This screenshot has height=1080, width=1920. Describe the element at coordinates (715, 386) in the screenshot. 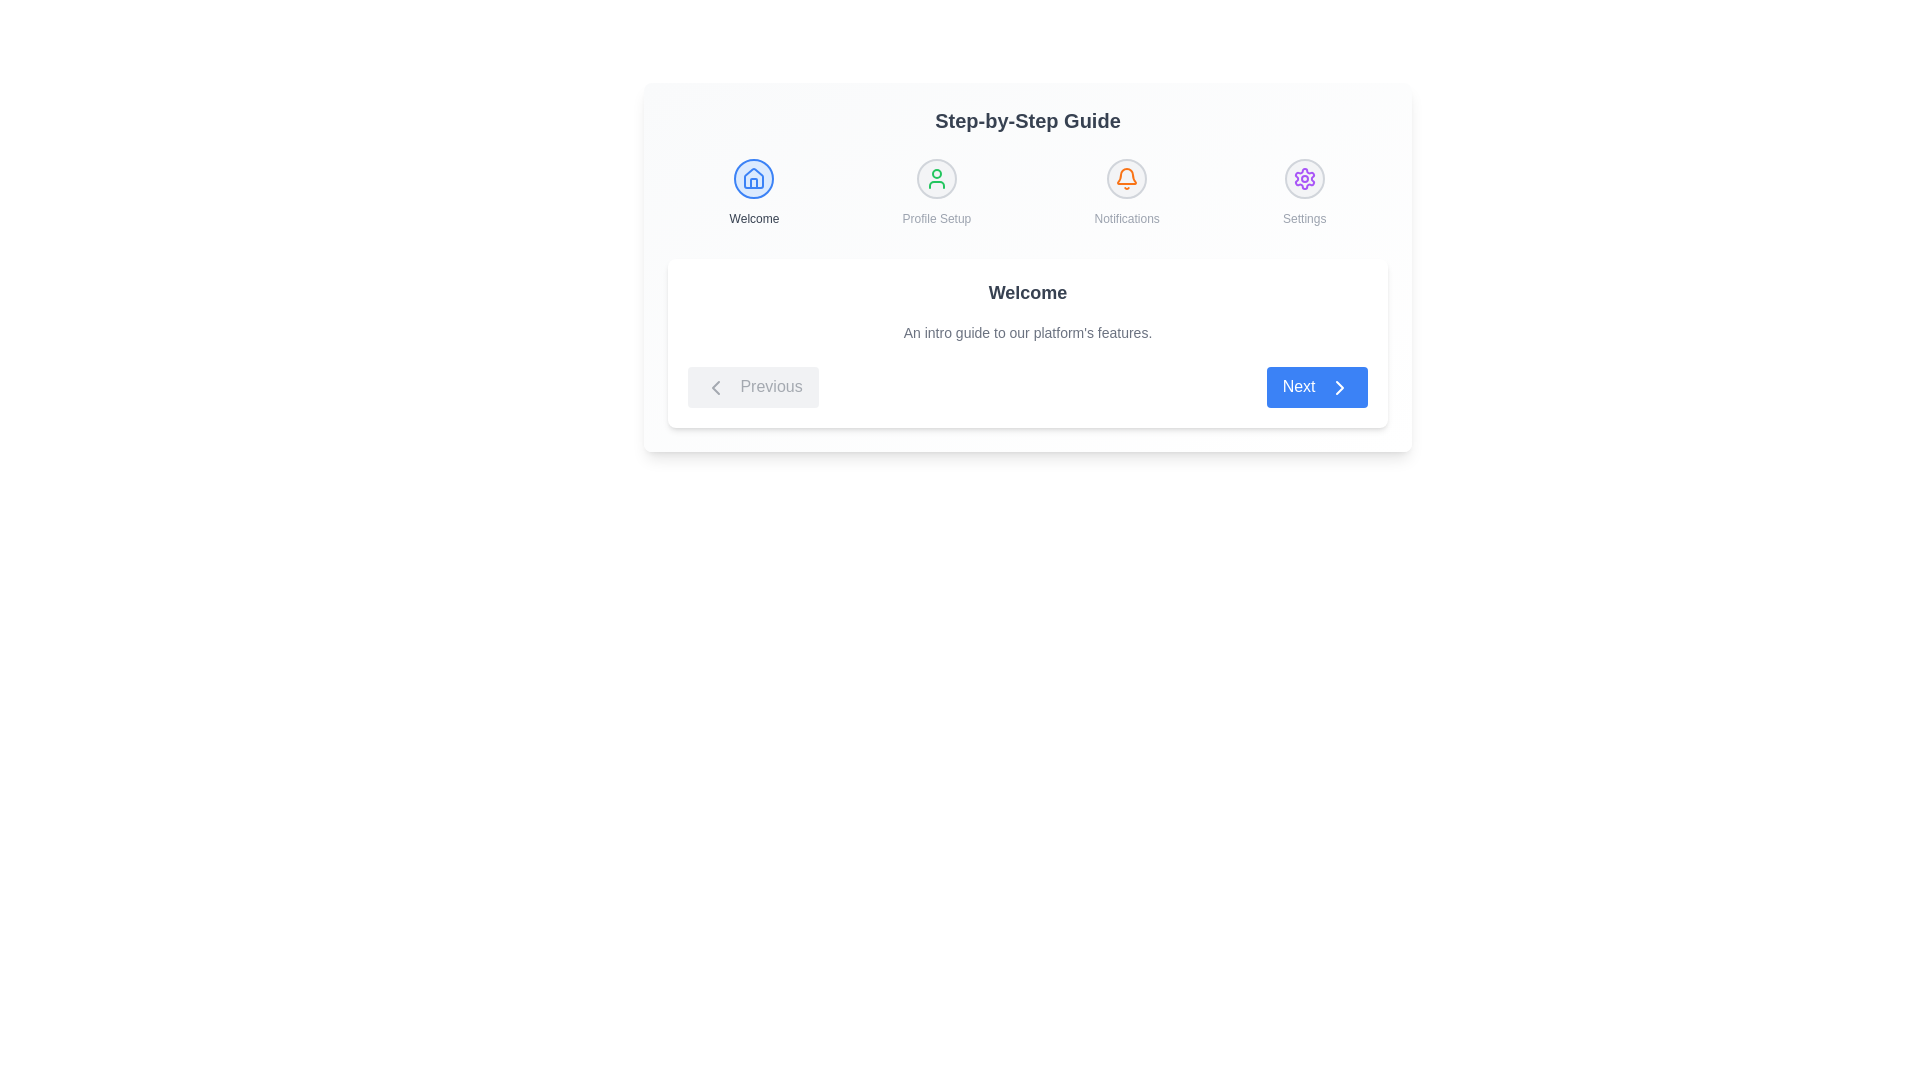

I see `the visual feedback provided by the leftward navigational chevron icon, which is part of the 'Previous' button in the interface` at that location.